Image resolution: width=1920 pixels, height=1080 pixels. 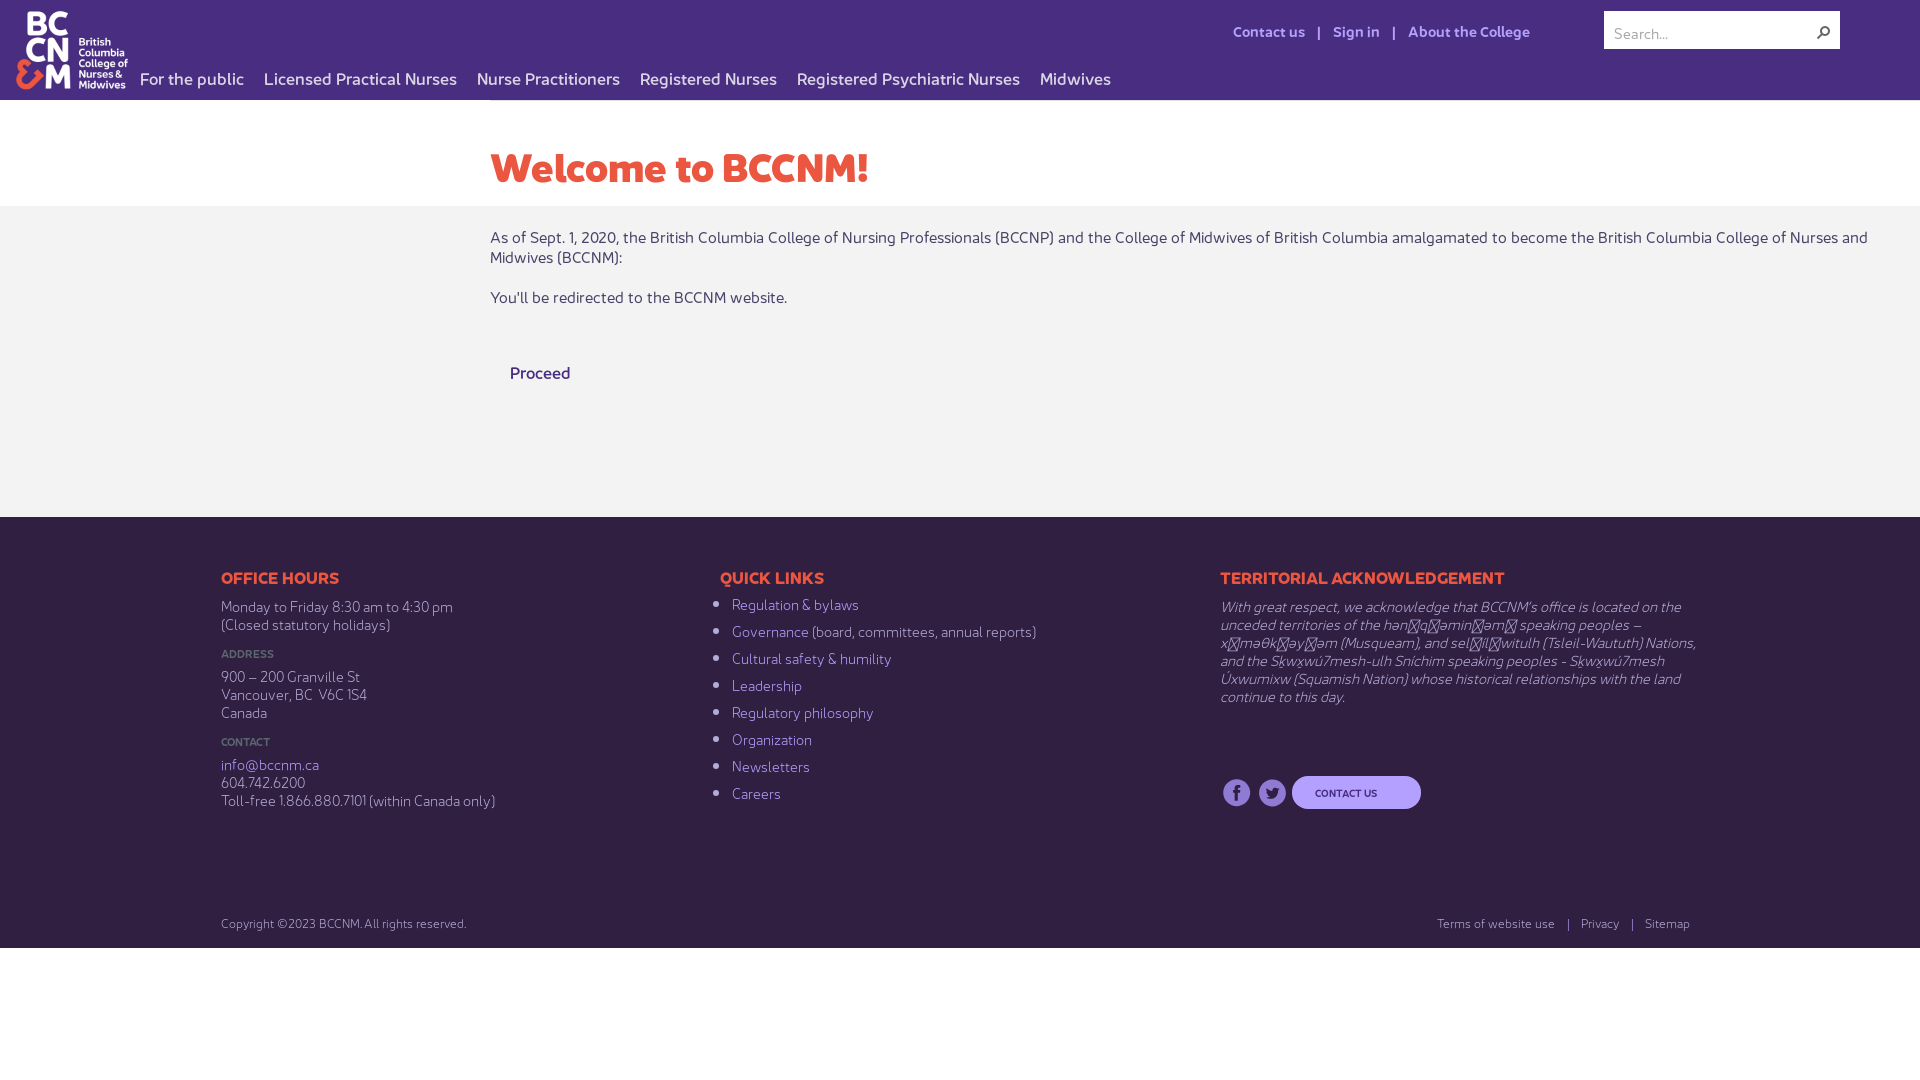 What do you see at coordinates (1631, 922) in the screenshot?
I see `'Sitemap'` at bounding box center [1631, 922].